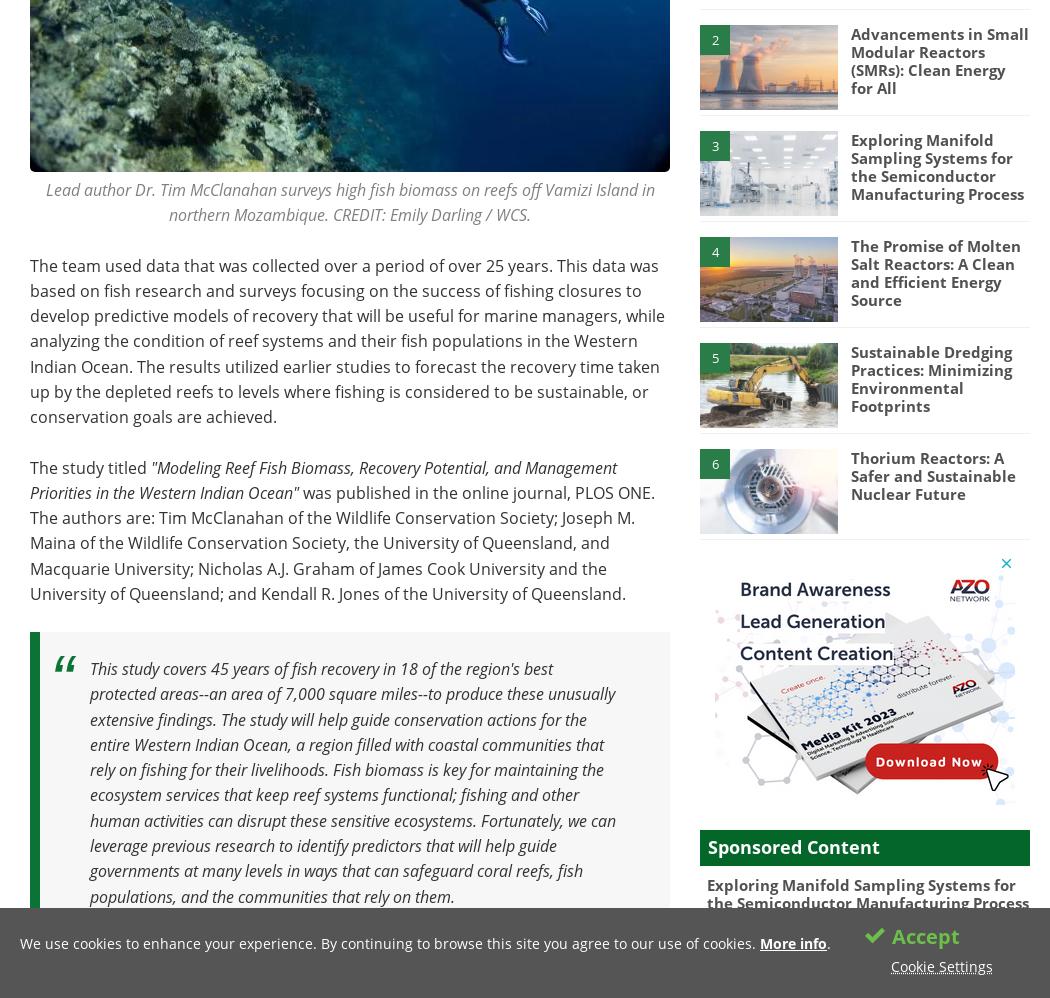  Describe the element at coordinates (447, 946) in the screenshot. I see `'Dr. Tim McClanahan, Senior Conservationist, WCS'` at that location.